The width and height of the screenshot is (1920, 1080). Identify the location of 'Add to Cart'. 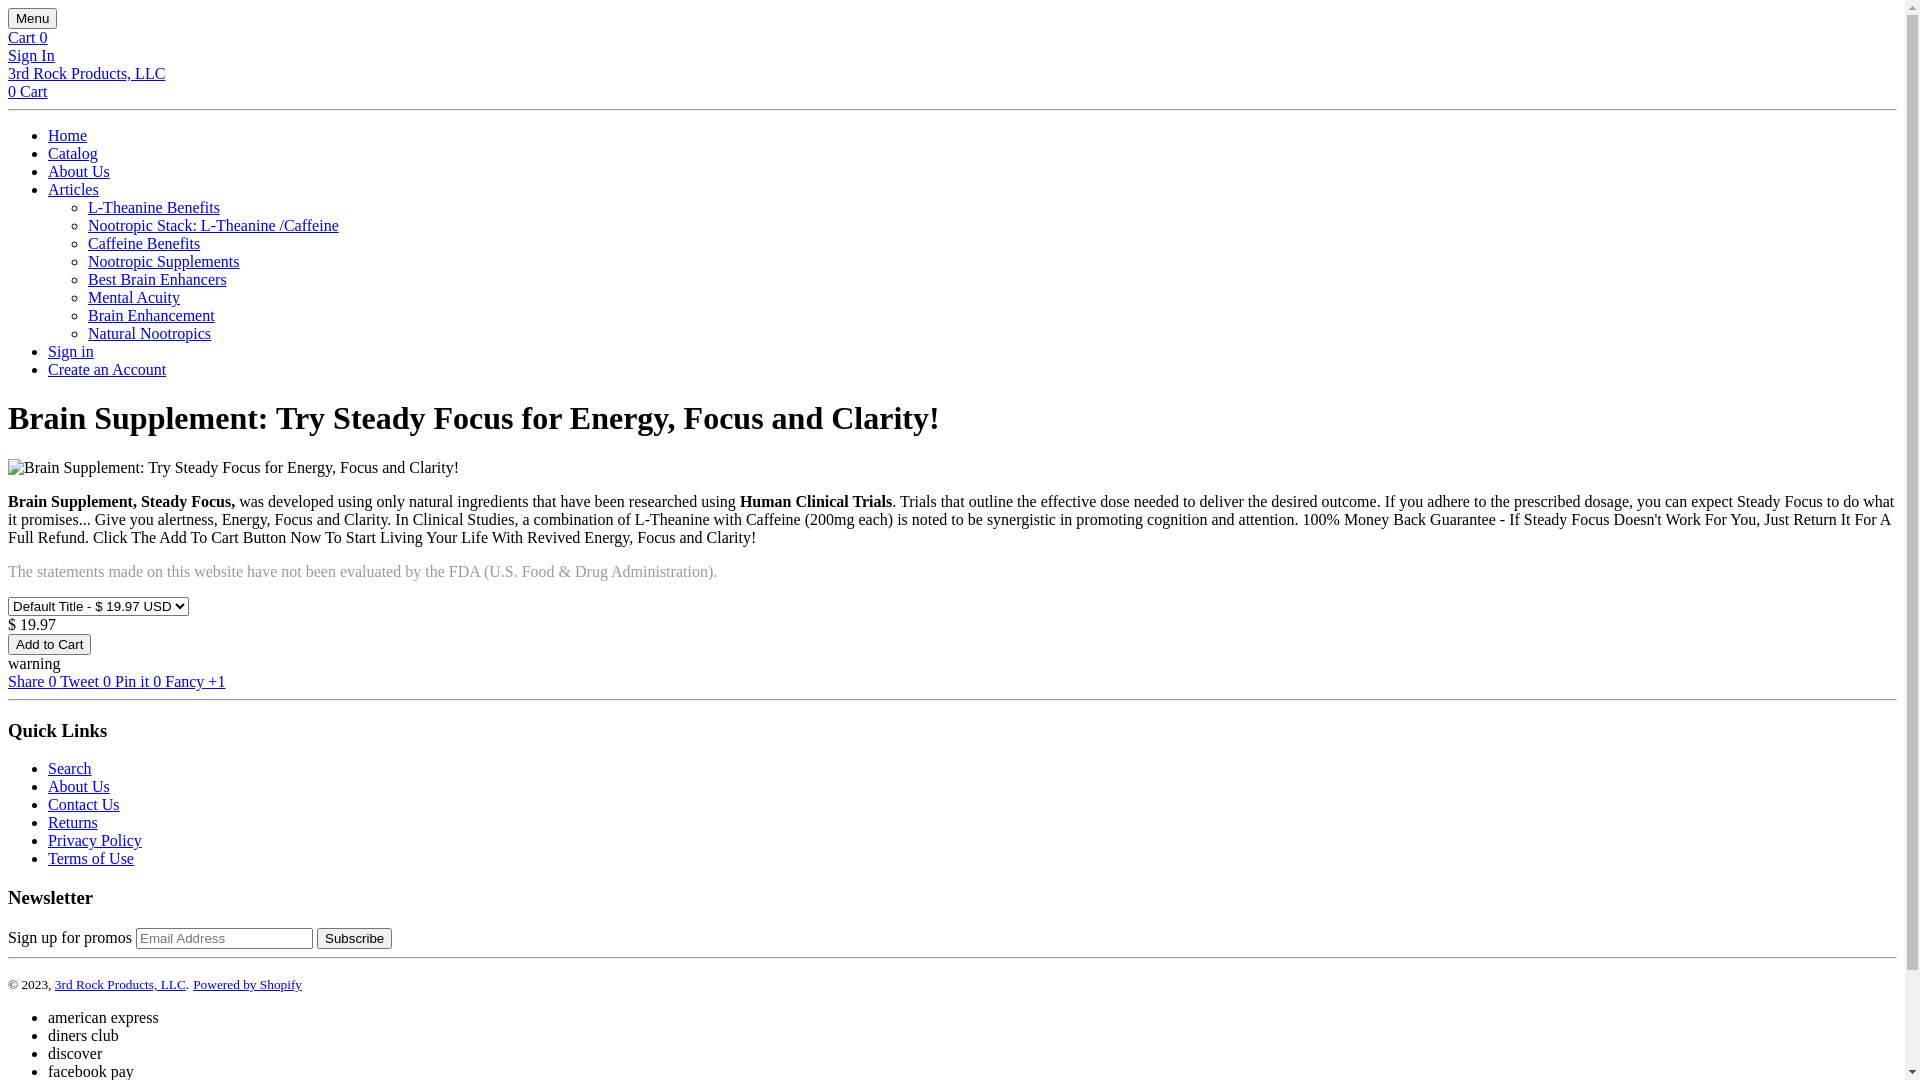
(49, 644).